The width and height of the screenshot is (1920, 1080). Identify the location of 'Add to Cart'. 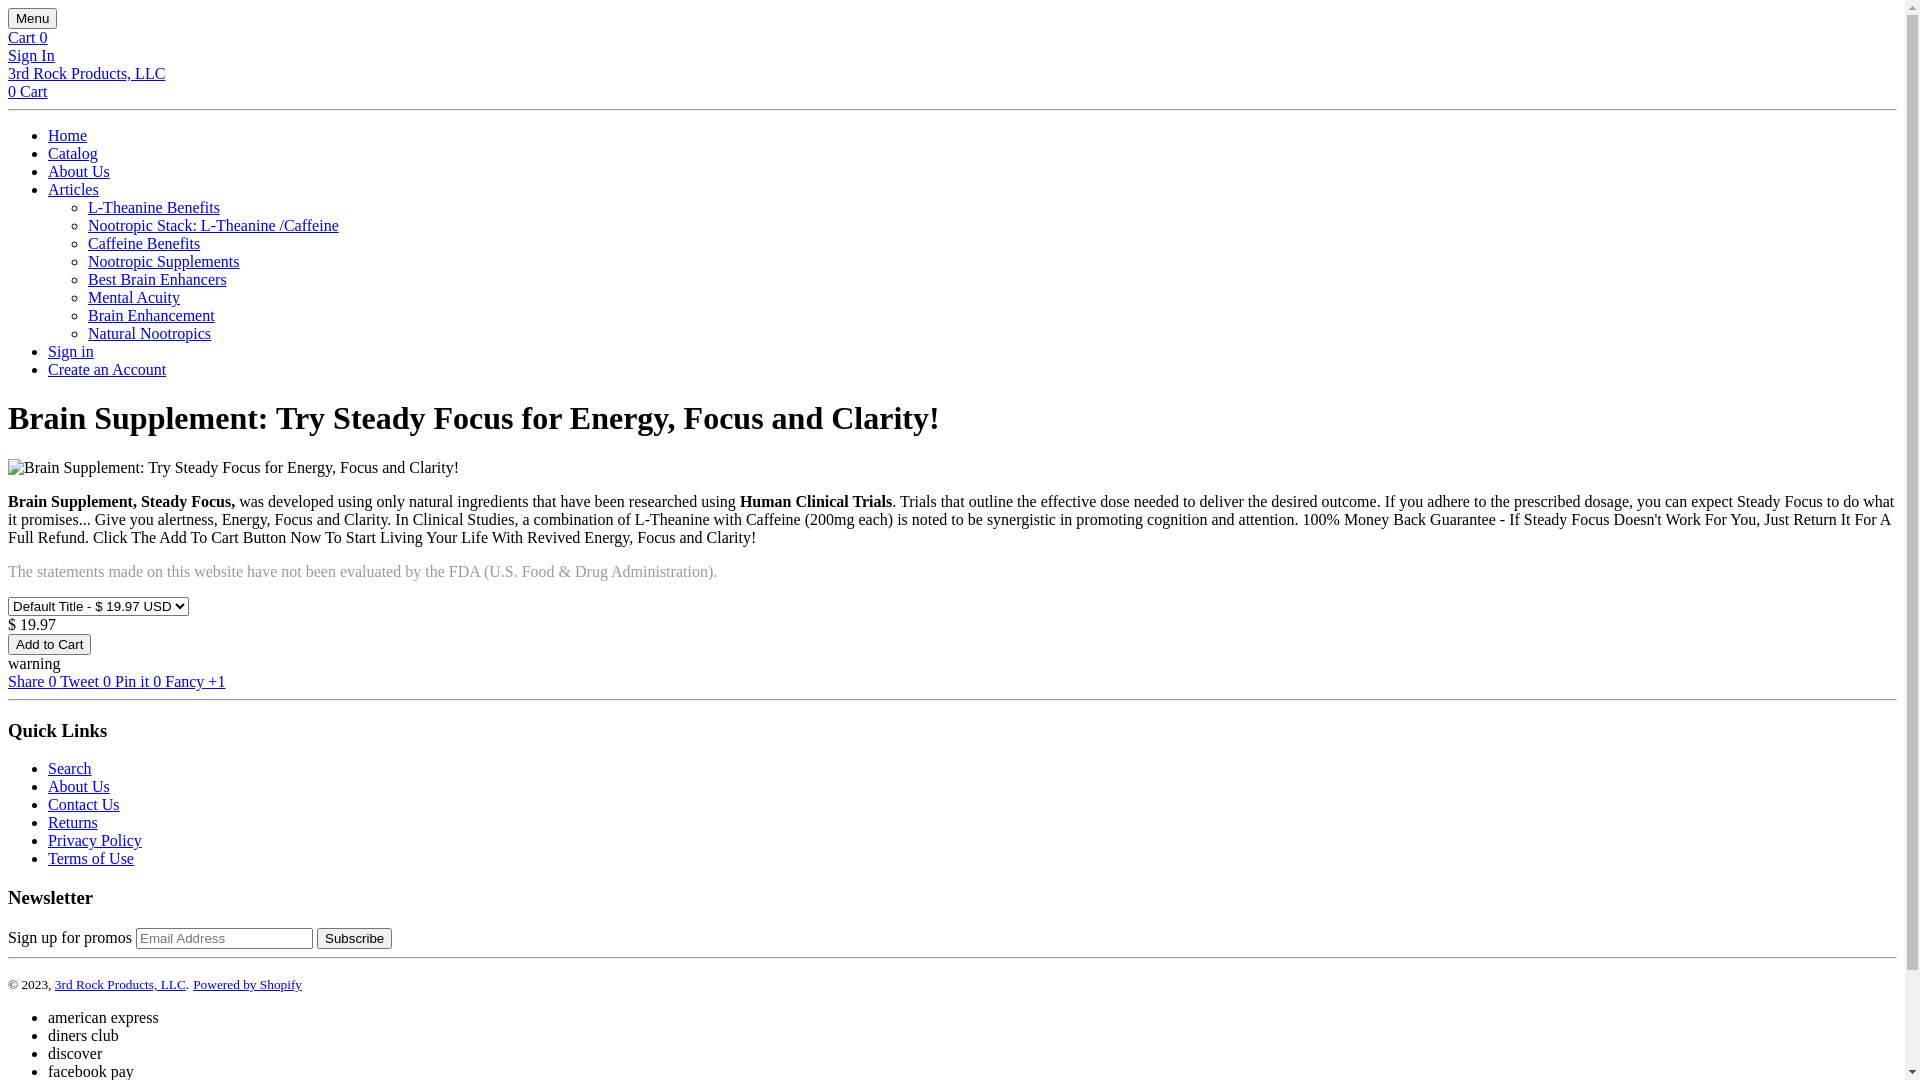
(49, 644).